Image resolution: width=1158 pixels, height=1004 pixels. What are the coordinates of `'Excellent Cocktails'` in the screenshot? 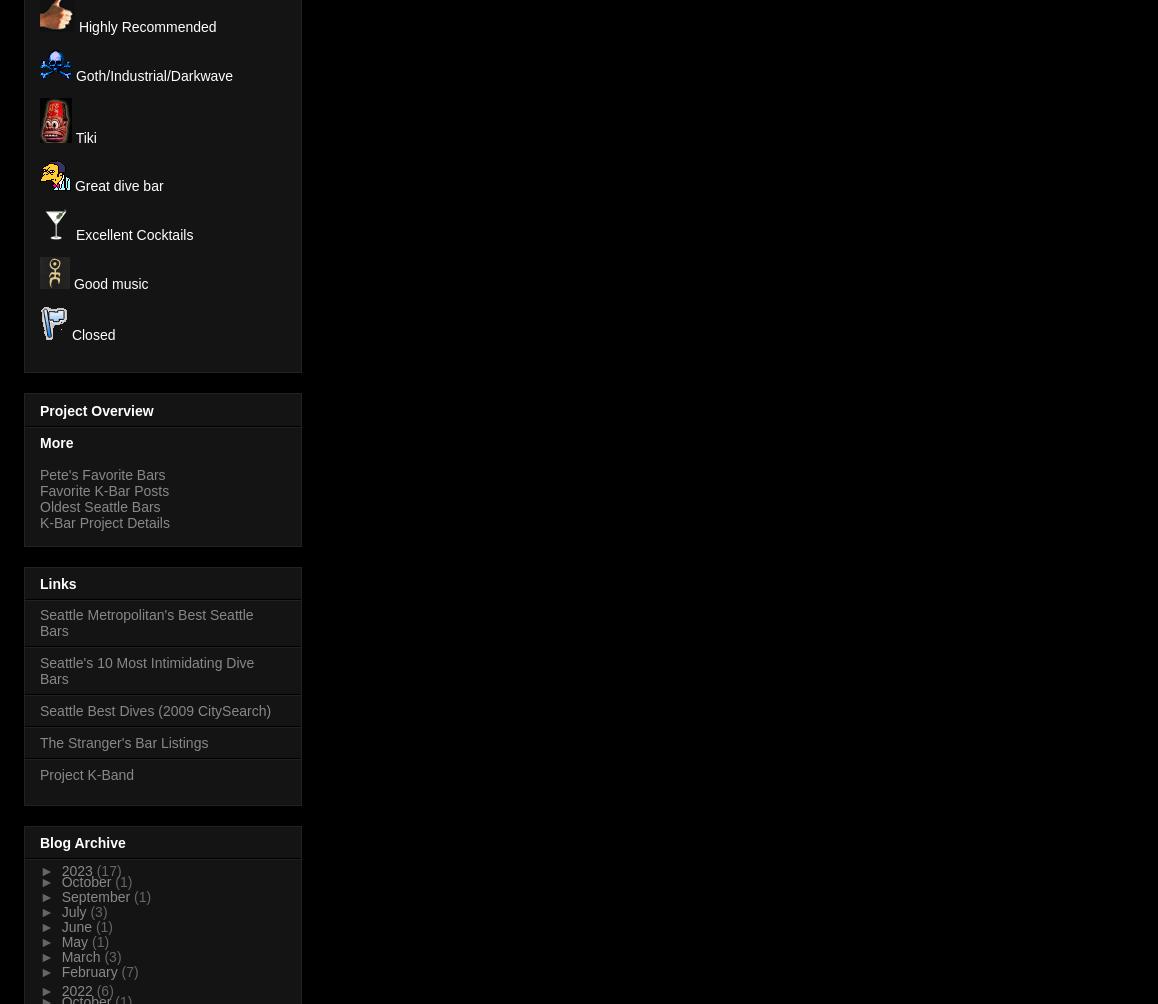 It's located at (131, 234).